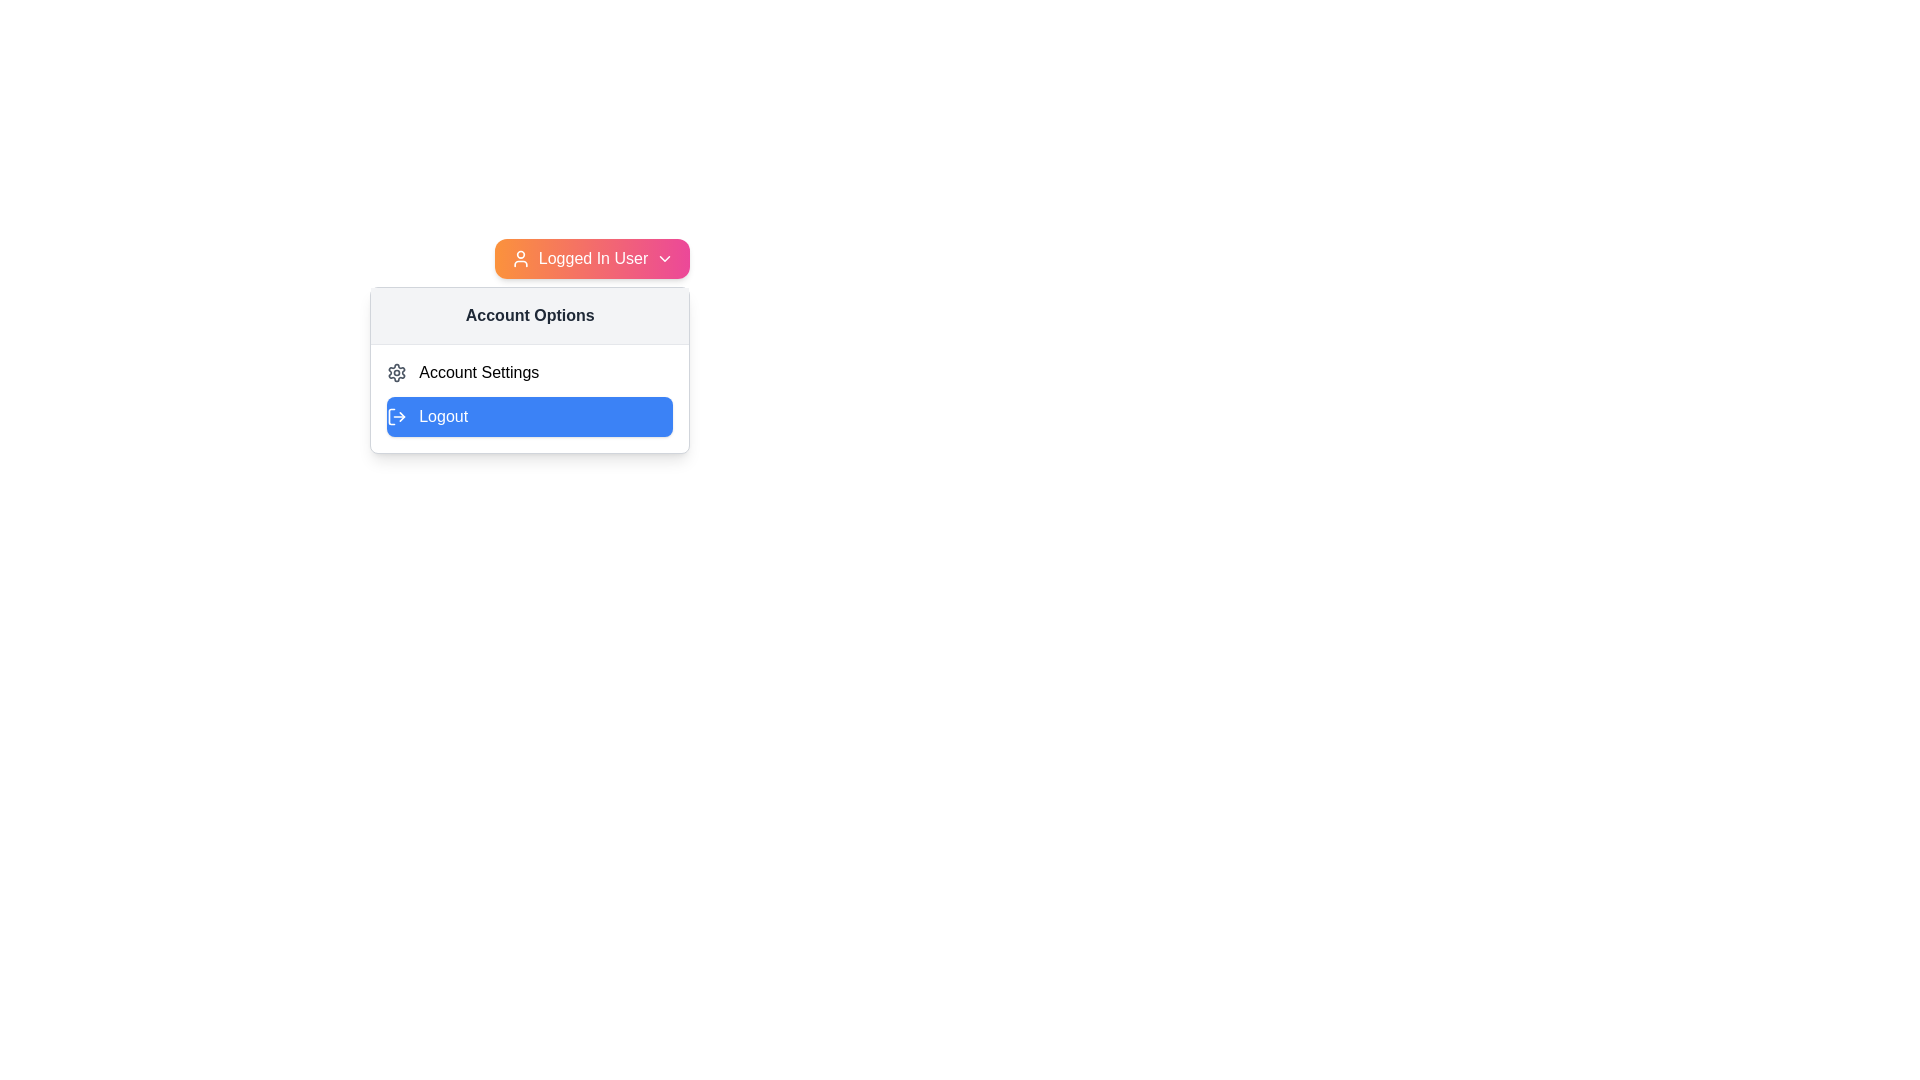 This screenshot has height=1080, width=1920. Describe the element at coordinates (442, 415) in the screenshot. I see `the blue button in the 'Account Options' section that contains the logout label, which is positioned underneath 'Account Settings' and next to the log-out icon` at that location.